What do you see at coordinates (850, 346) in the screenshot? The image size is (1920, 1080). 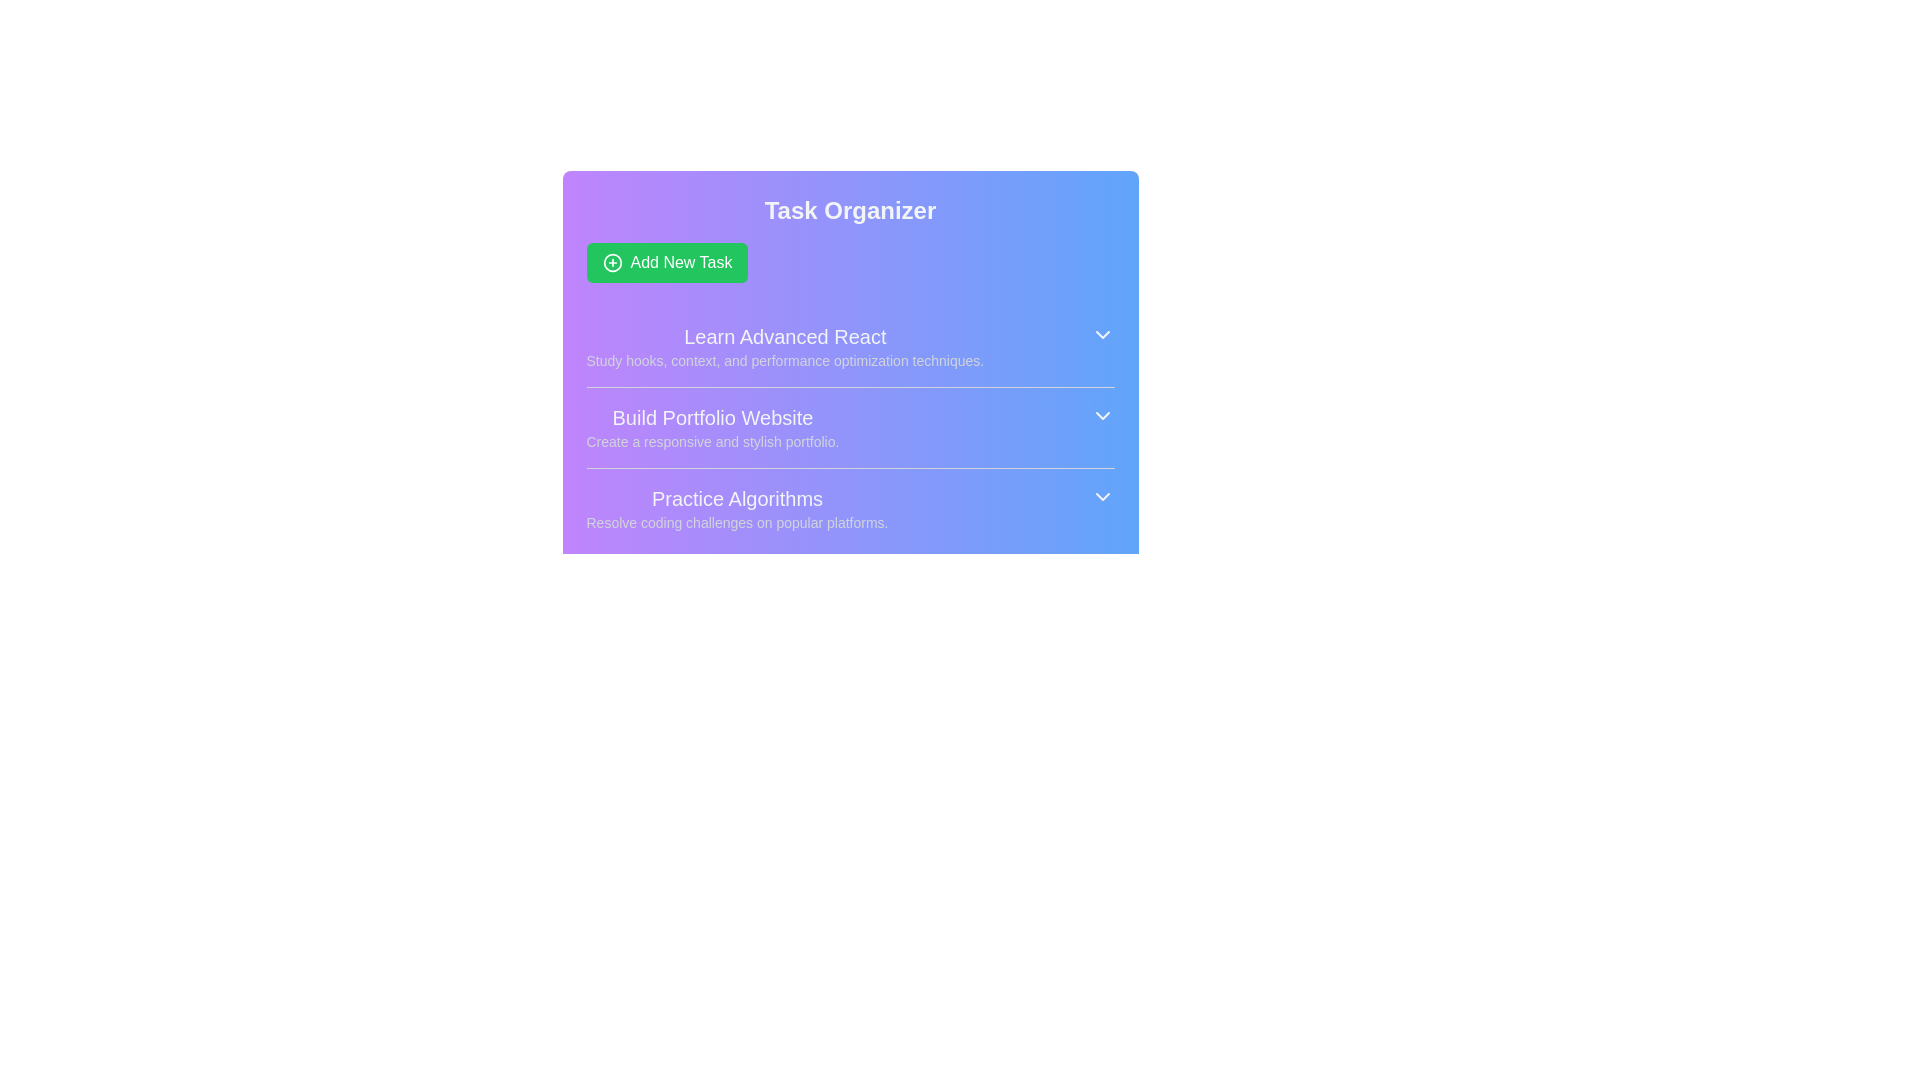 I see `text of the first task entry item in the task organizer, which is located above the task titled 'Build Portfolio Website'` at bounding box center [850, 346].